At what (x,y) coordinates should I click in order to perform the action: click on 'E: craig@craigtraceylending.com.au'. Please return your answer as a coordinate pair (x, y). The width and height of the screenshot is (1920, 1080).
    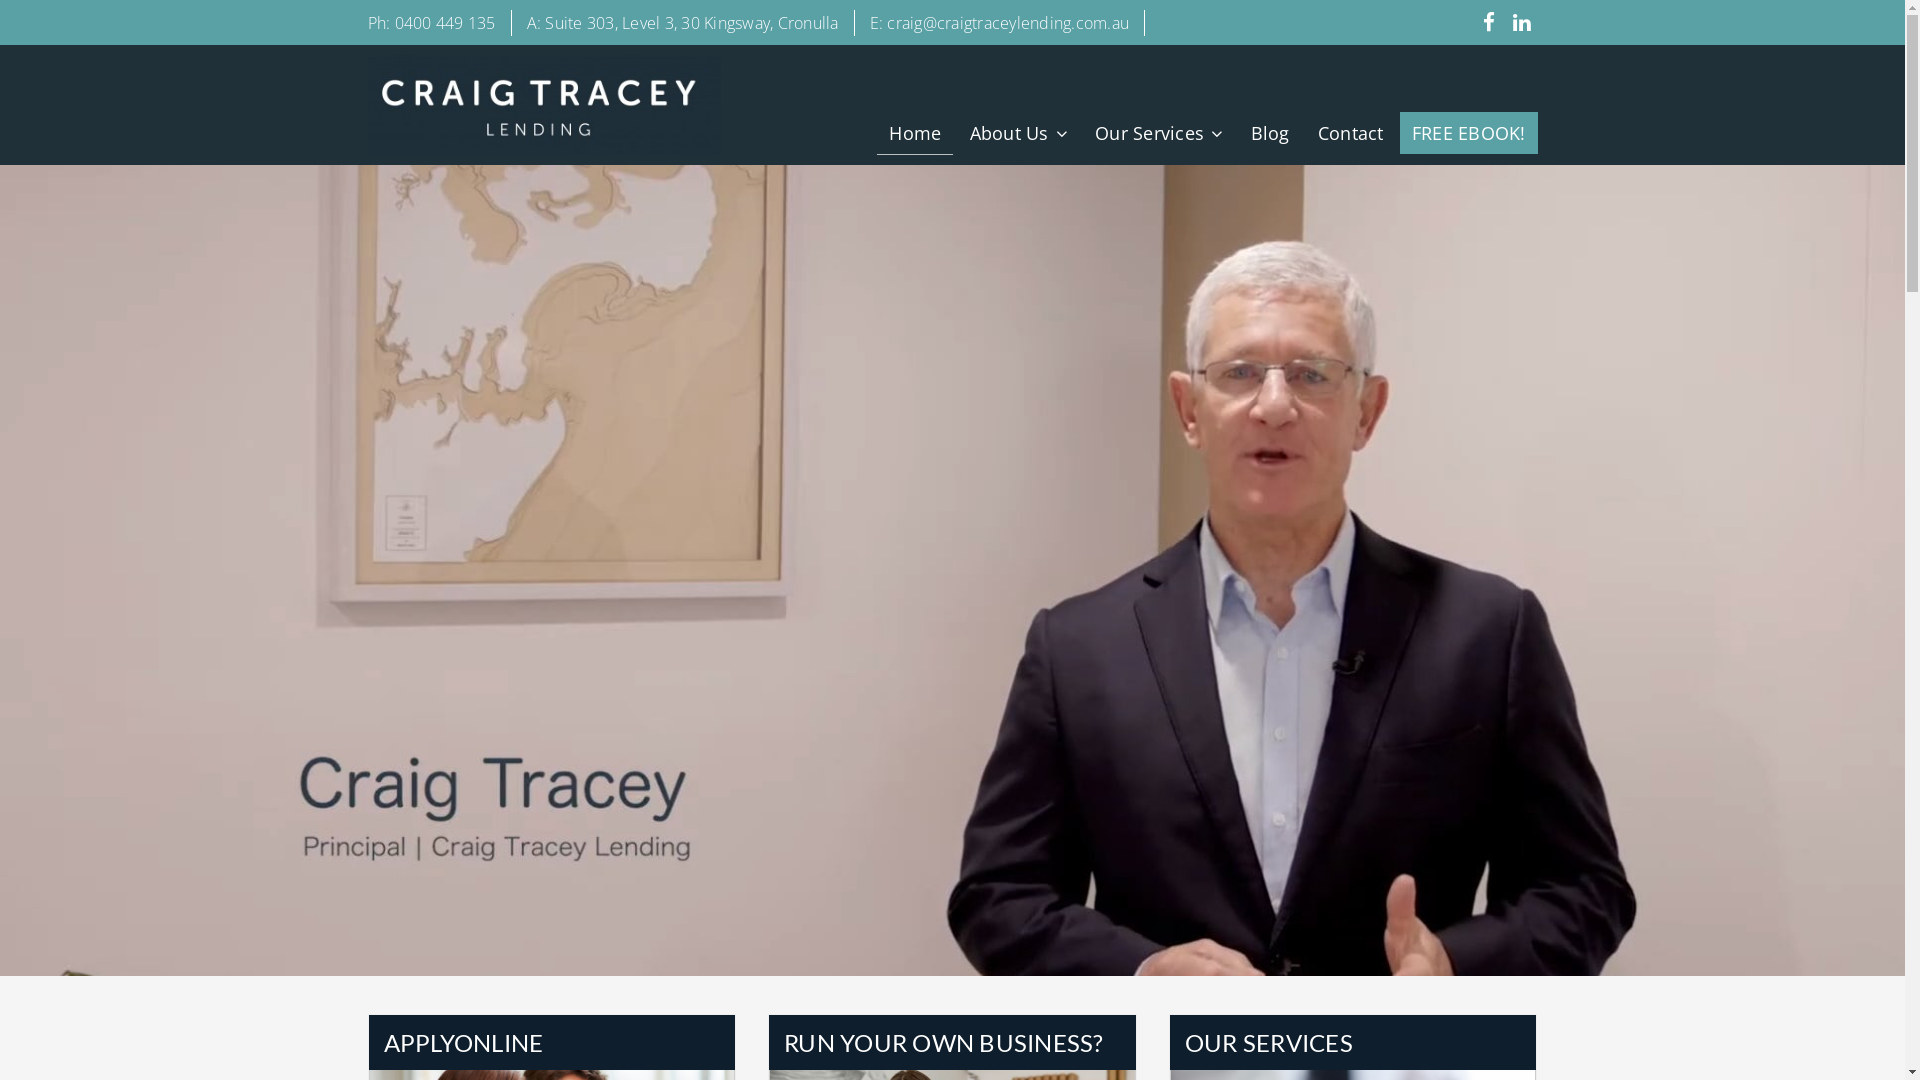
    Looking at the image, I should click on (999, 23).